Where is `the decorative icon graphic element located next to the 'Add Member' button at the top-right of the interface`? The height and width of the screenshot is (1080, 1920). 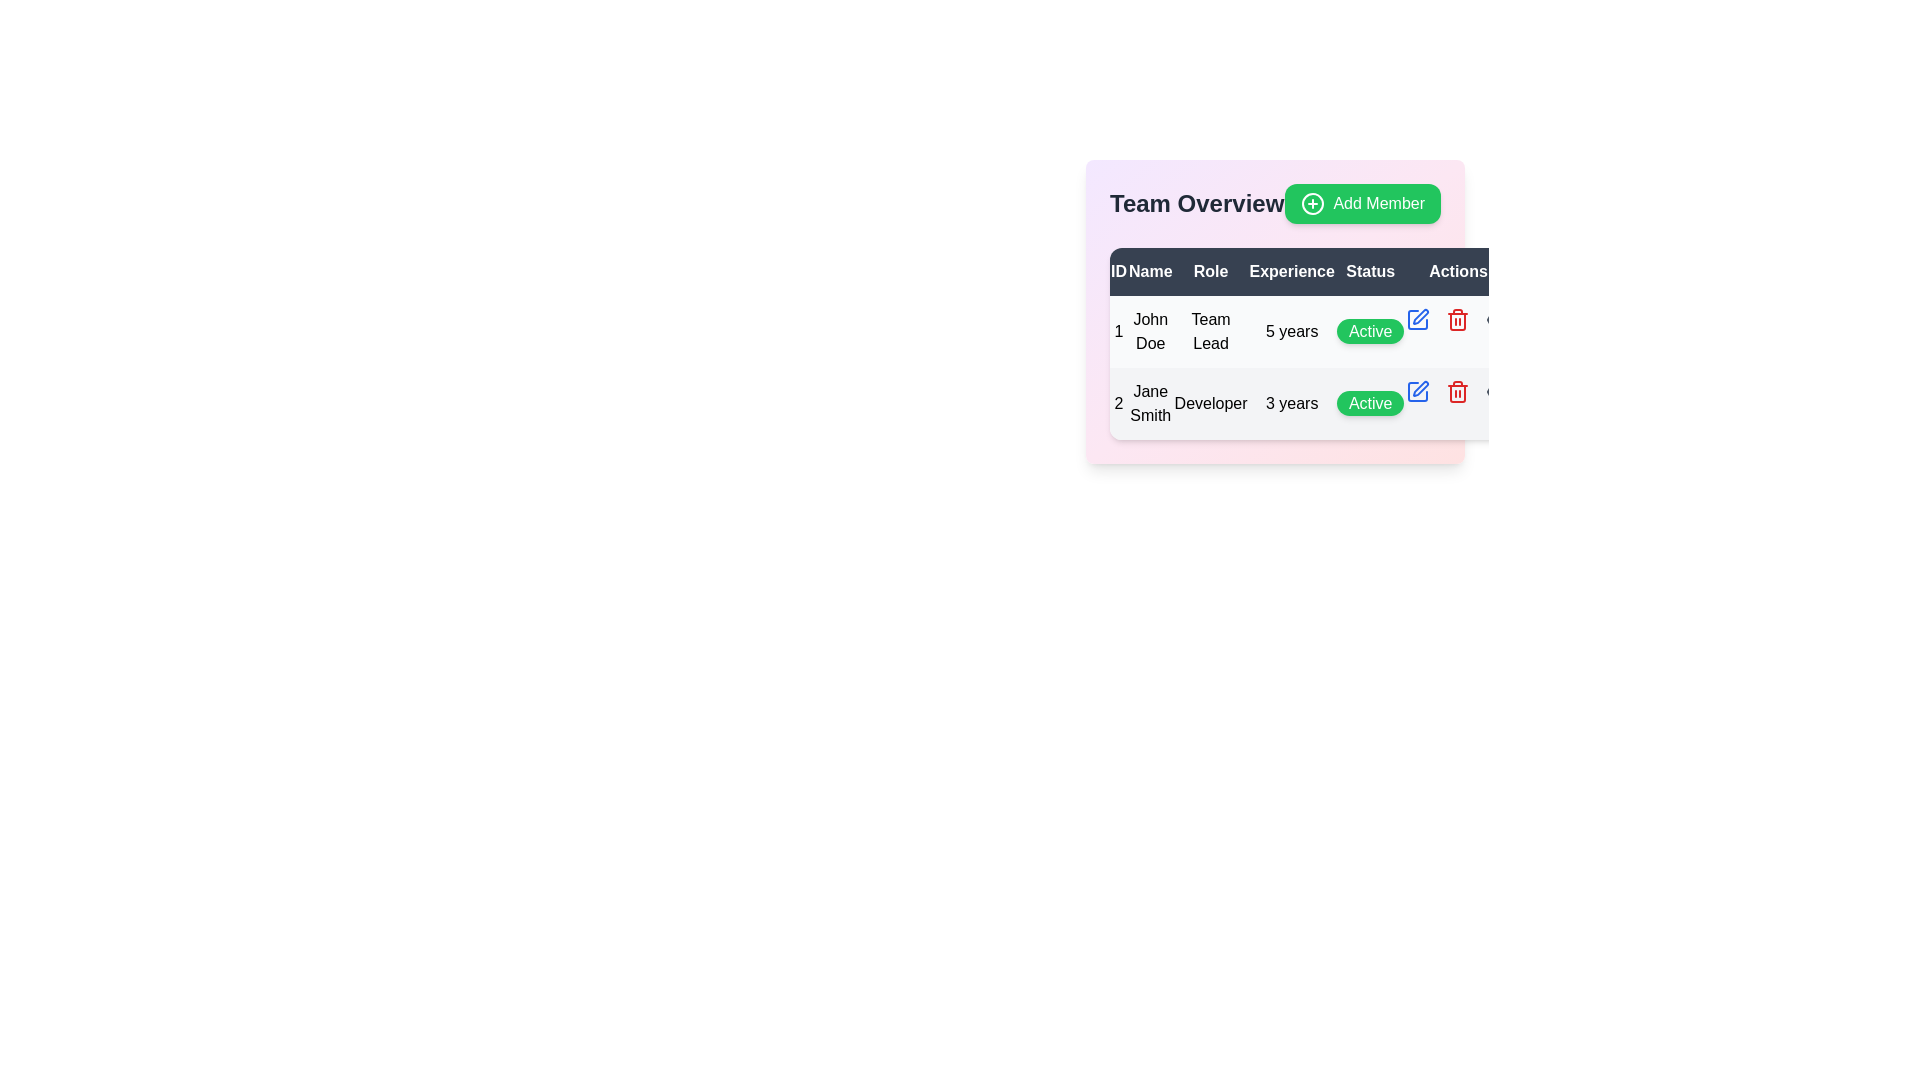 the decorative icon graphic element located next to the 'Add Member' button at the top-right of the interface is located at coordinates (1313, 204).